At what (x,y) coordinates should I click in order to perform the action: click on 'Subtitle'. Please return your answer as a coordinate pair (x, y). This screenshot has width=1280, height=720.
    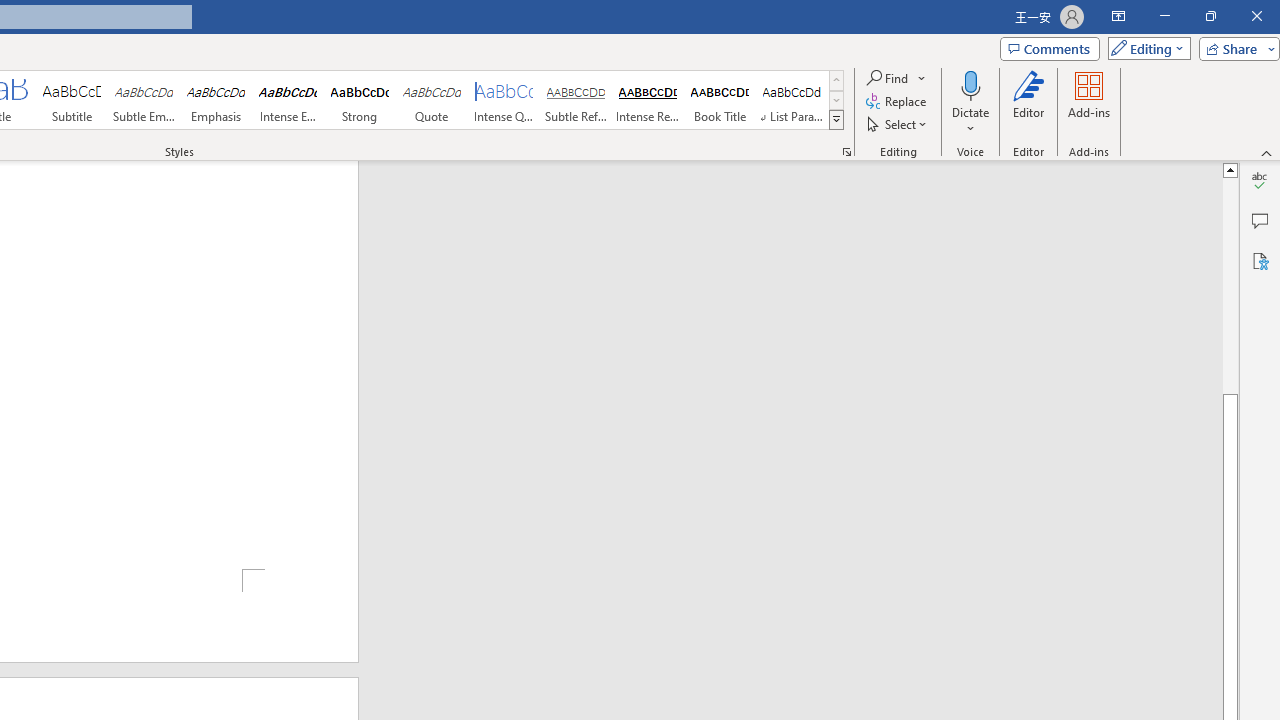
    Looking at the image, I should click on (71, 100).